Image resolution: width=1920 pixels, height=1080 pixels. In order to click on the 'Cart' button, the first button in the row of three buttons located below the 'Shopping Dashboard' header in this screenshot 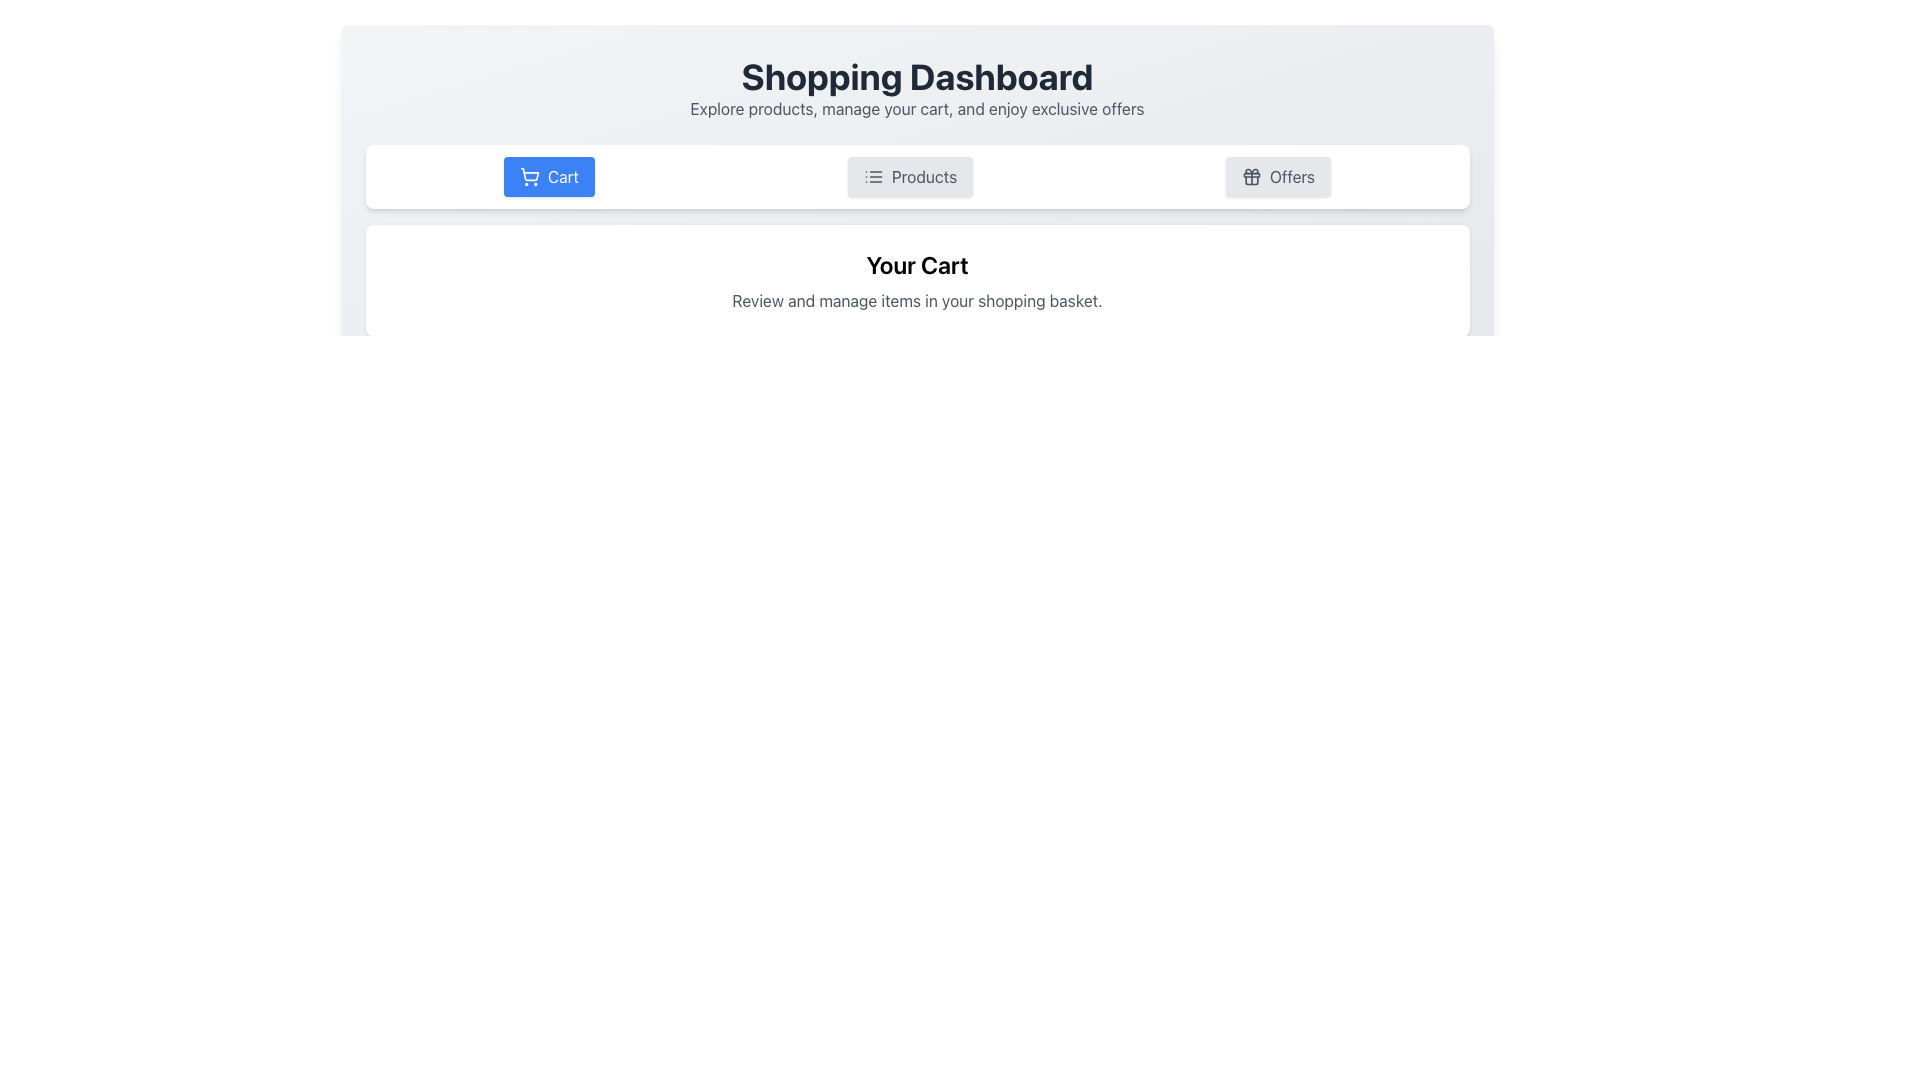, I will do `click(549, 176)`.